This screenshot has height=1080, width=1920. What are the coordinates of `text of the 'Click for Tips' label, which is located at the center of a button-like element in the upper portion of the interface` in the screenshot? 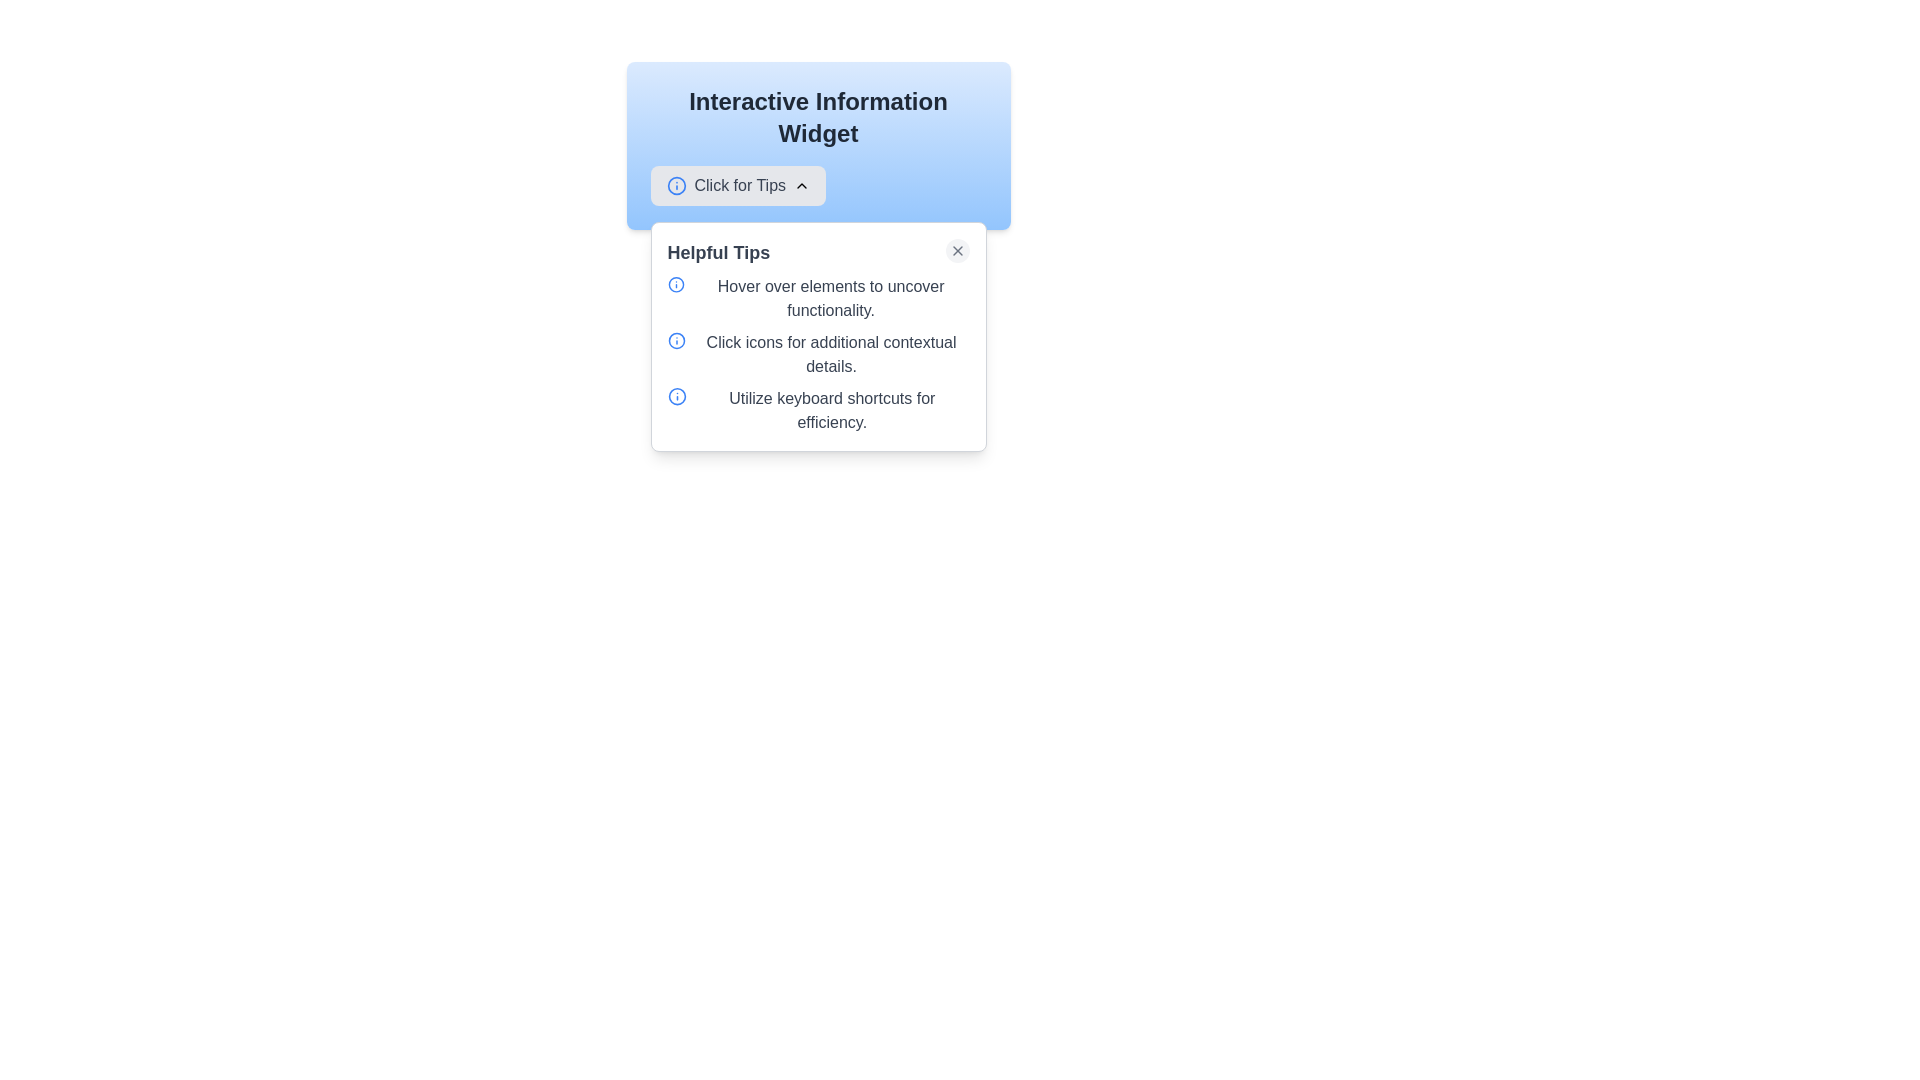 It's located at (739, 185).